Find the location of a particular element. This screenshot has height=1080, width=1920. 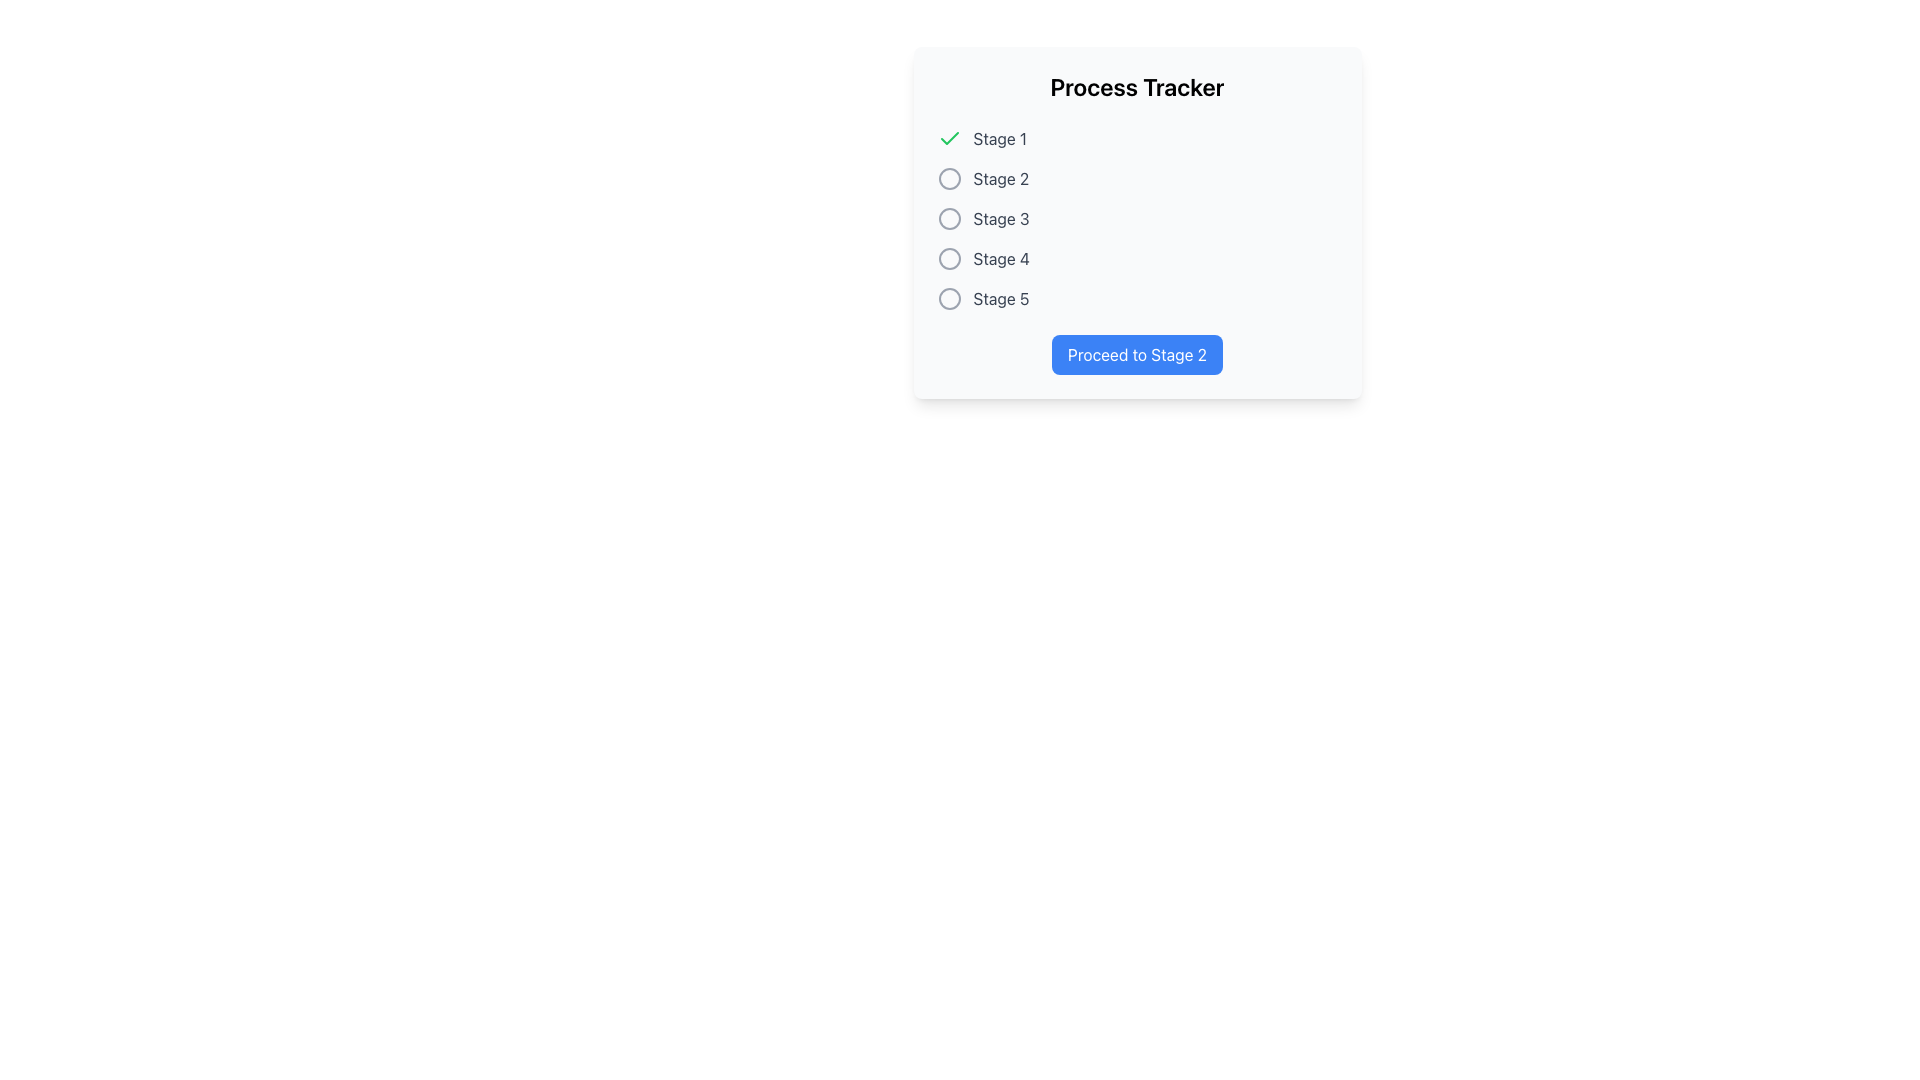

text 'Stage 5' from the label that is part of a step indicator, located as the fifth element in a vertical list, positioned below 'Stage 4' and above the 'Proceed to Stage 2' button is located at coordinates (983, 299).